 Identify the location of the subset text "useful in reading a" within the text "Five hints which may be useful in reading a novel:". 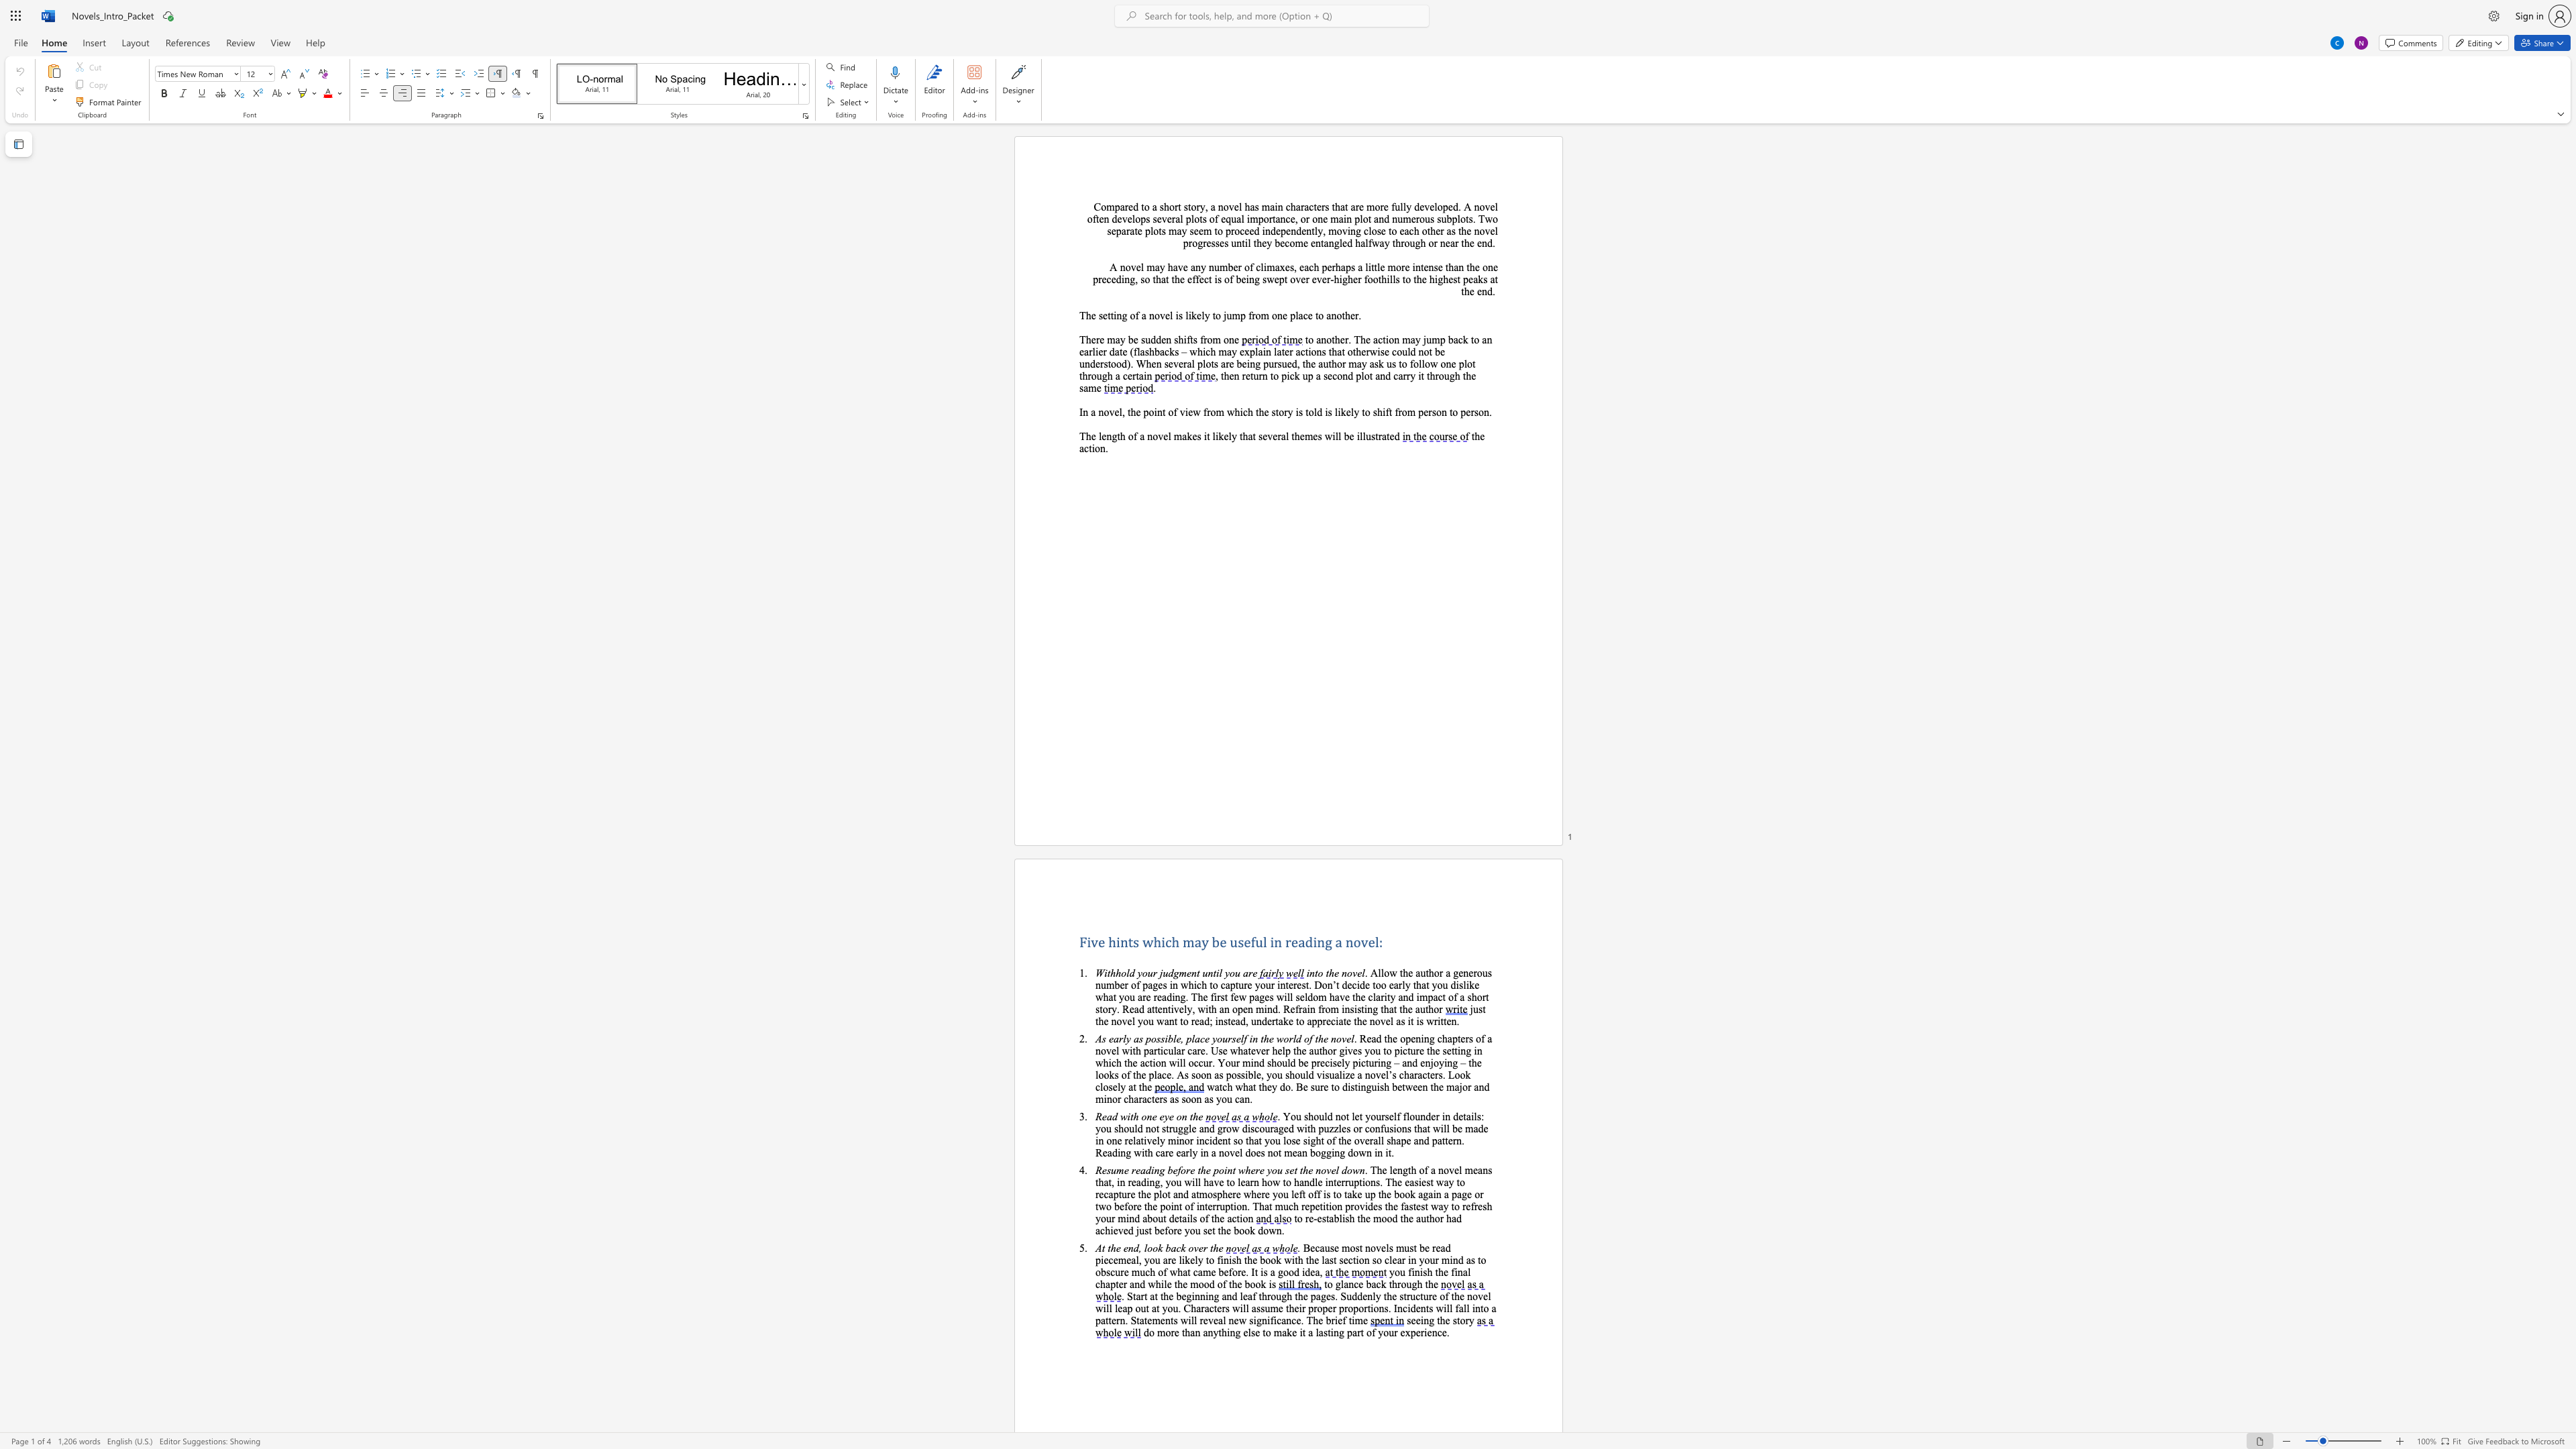
(1230, 941).